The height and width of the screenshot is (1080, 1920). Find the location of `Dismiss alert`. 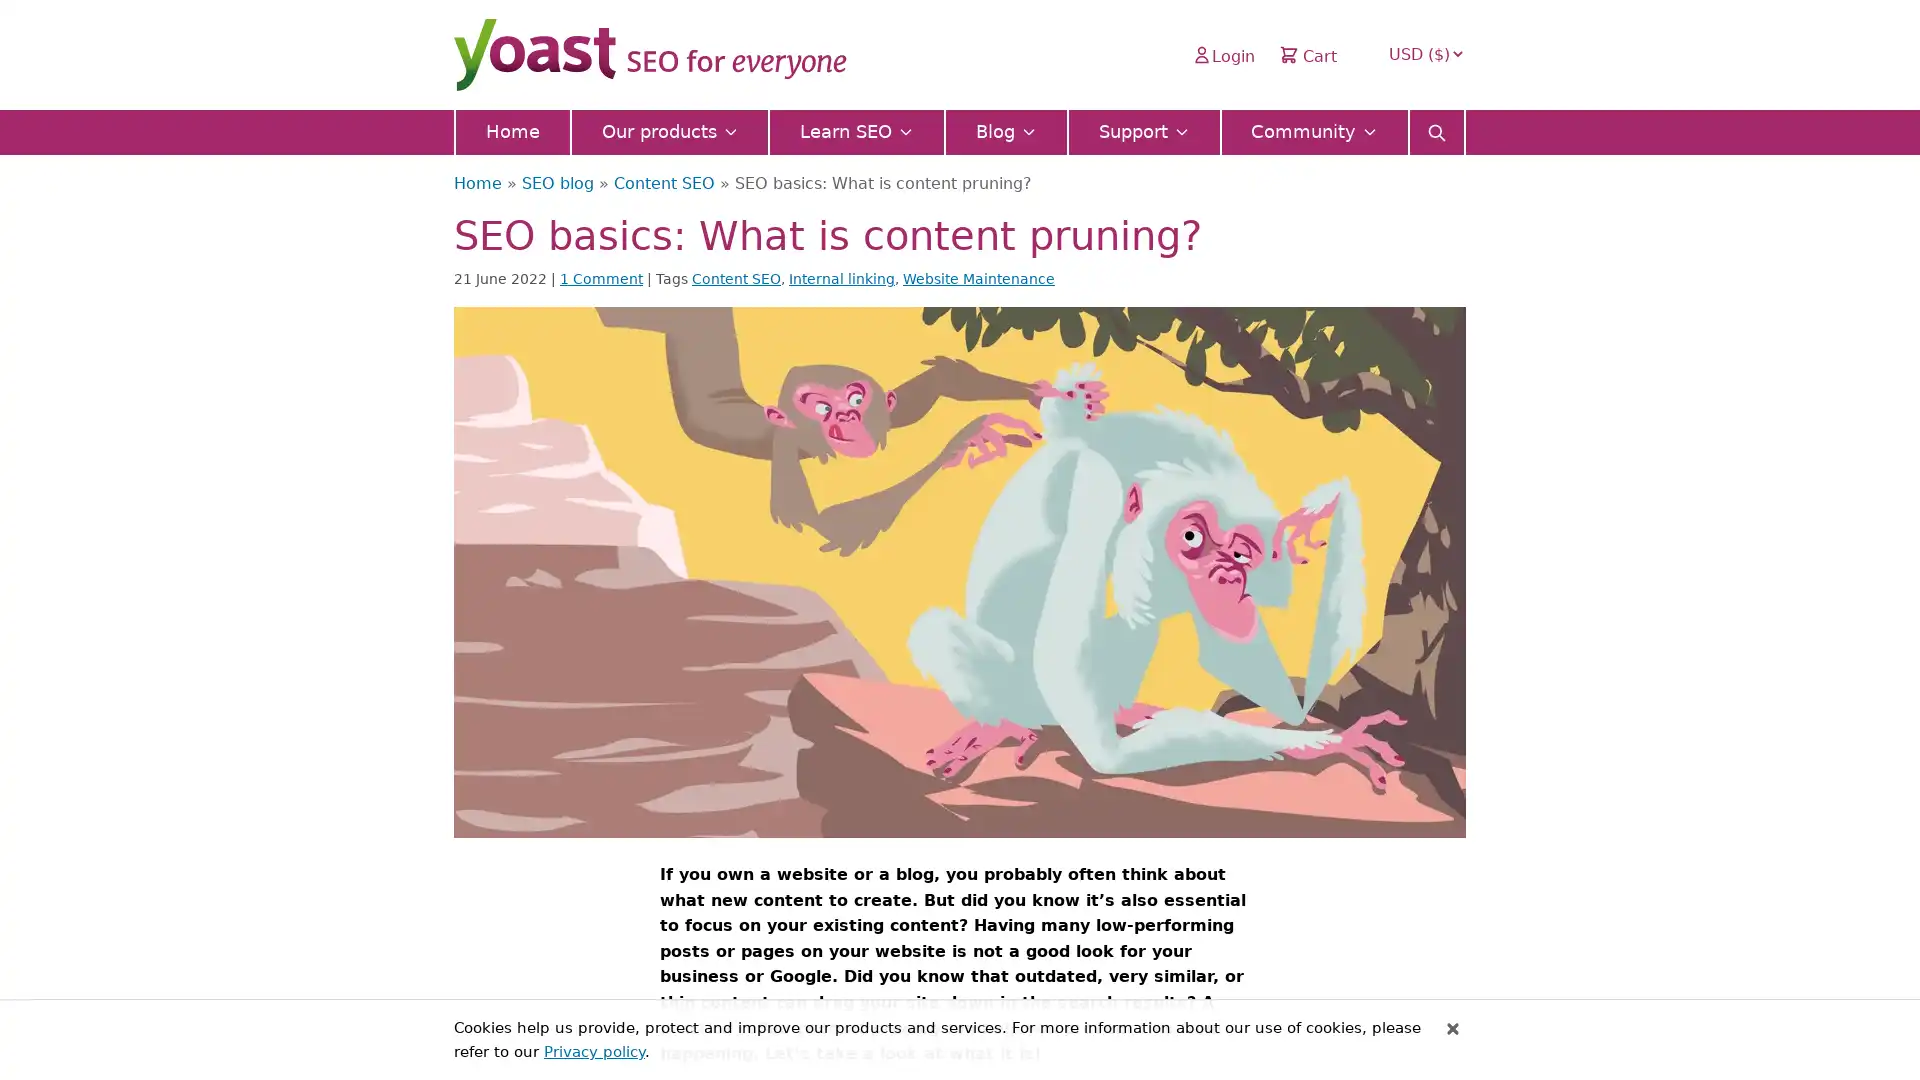

Dismiss alert is located at coordinates (1453, 1028).